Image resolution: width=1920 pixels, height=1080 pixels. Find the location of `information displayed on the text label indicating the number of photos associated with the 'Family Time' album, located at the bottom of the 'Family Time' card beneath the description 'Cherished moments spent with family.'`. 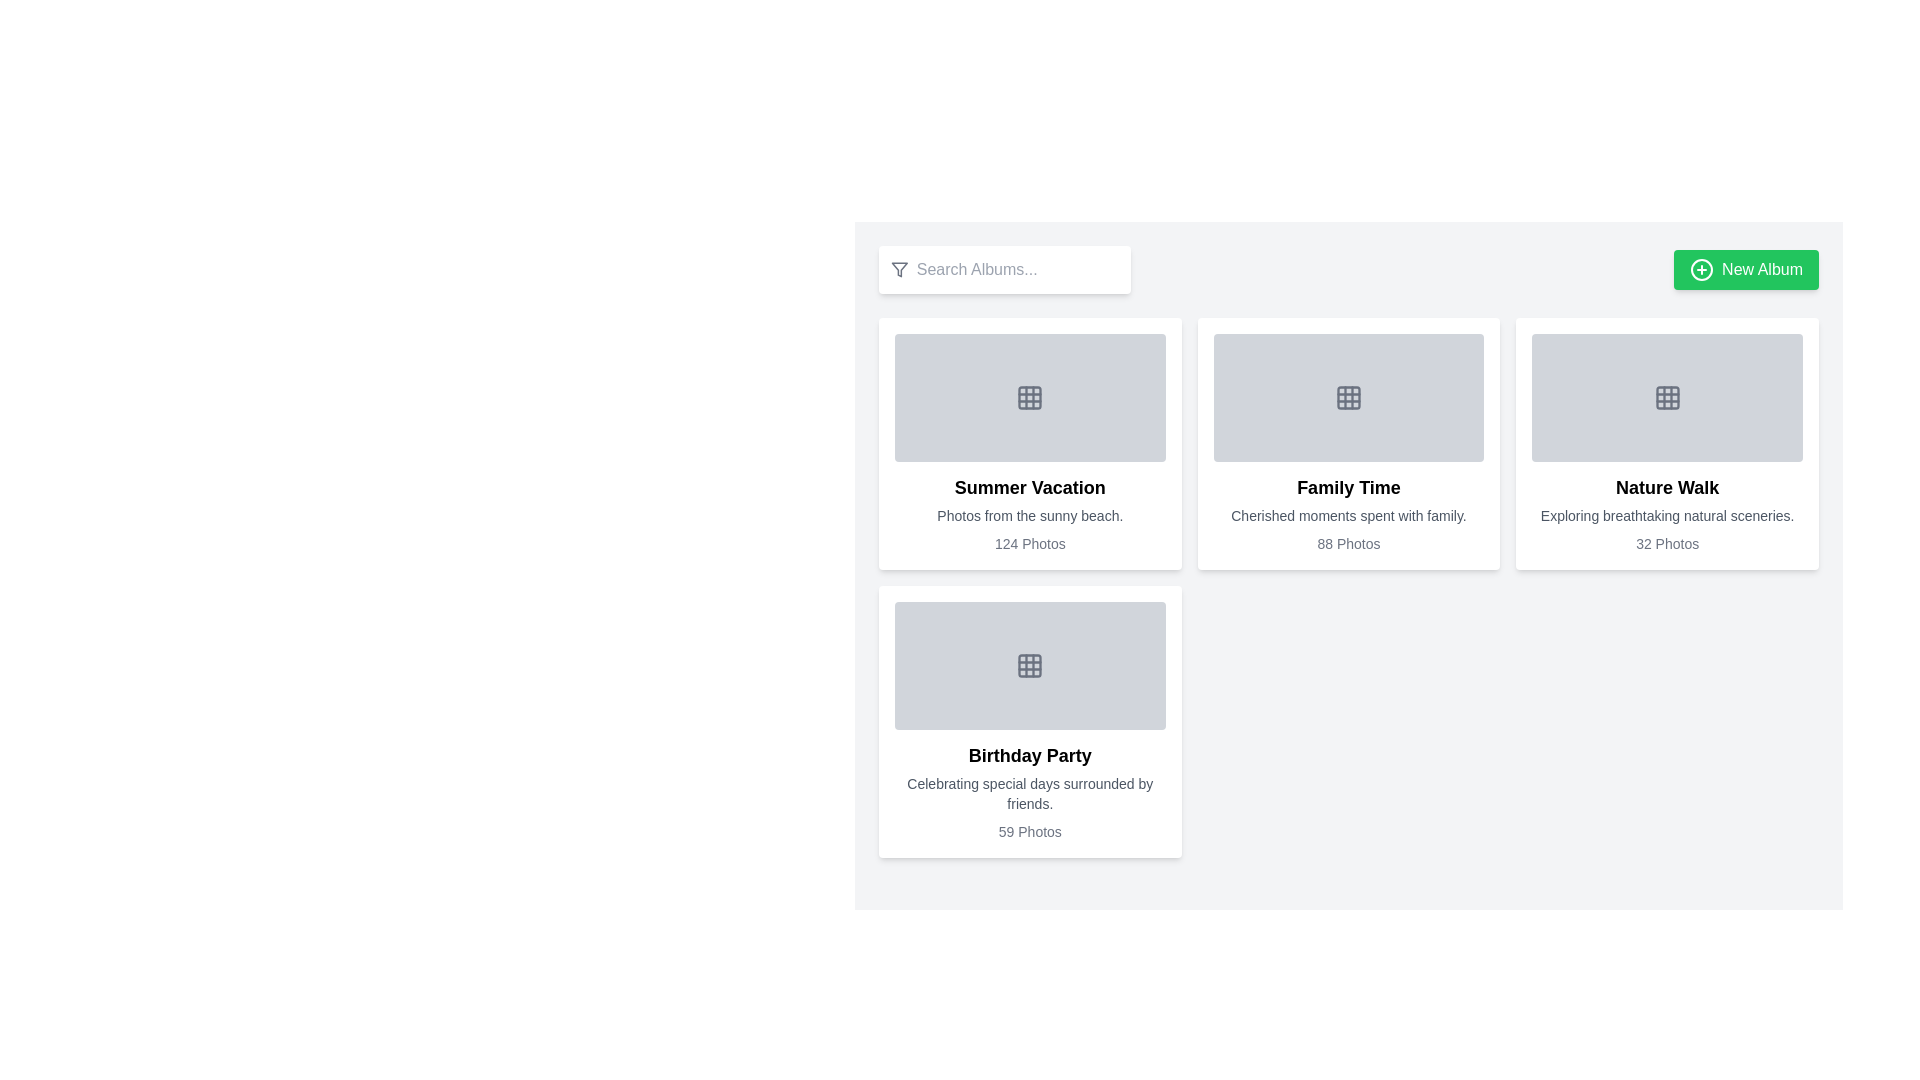

information displayed on the text label indicating the number of photos associated with the 'Family Time' album, located at the bottom of the 'Family Time' card beneath the description 'Cherished moments spent with family.' is located at coordinates (1348, 543).